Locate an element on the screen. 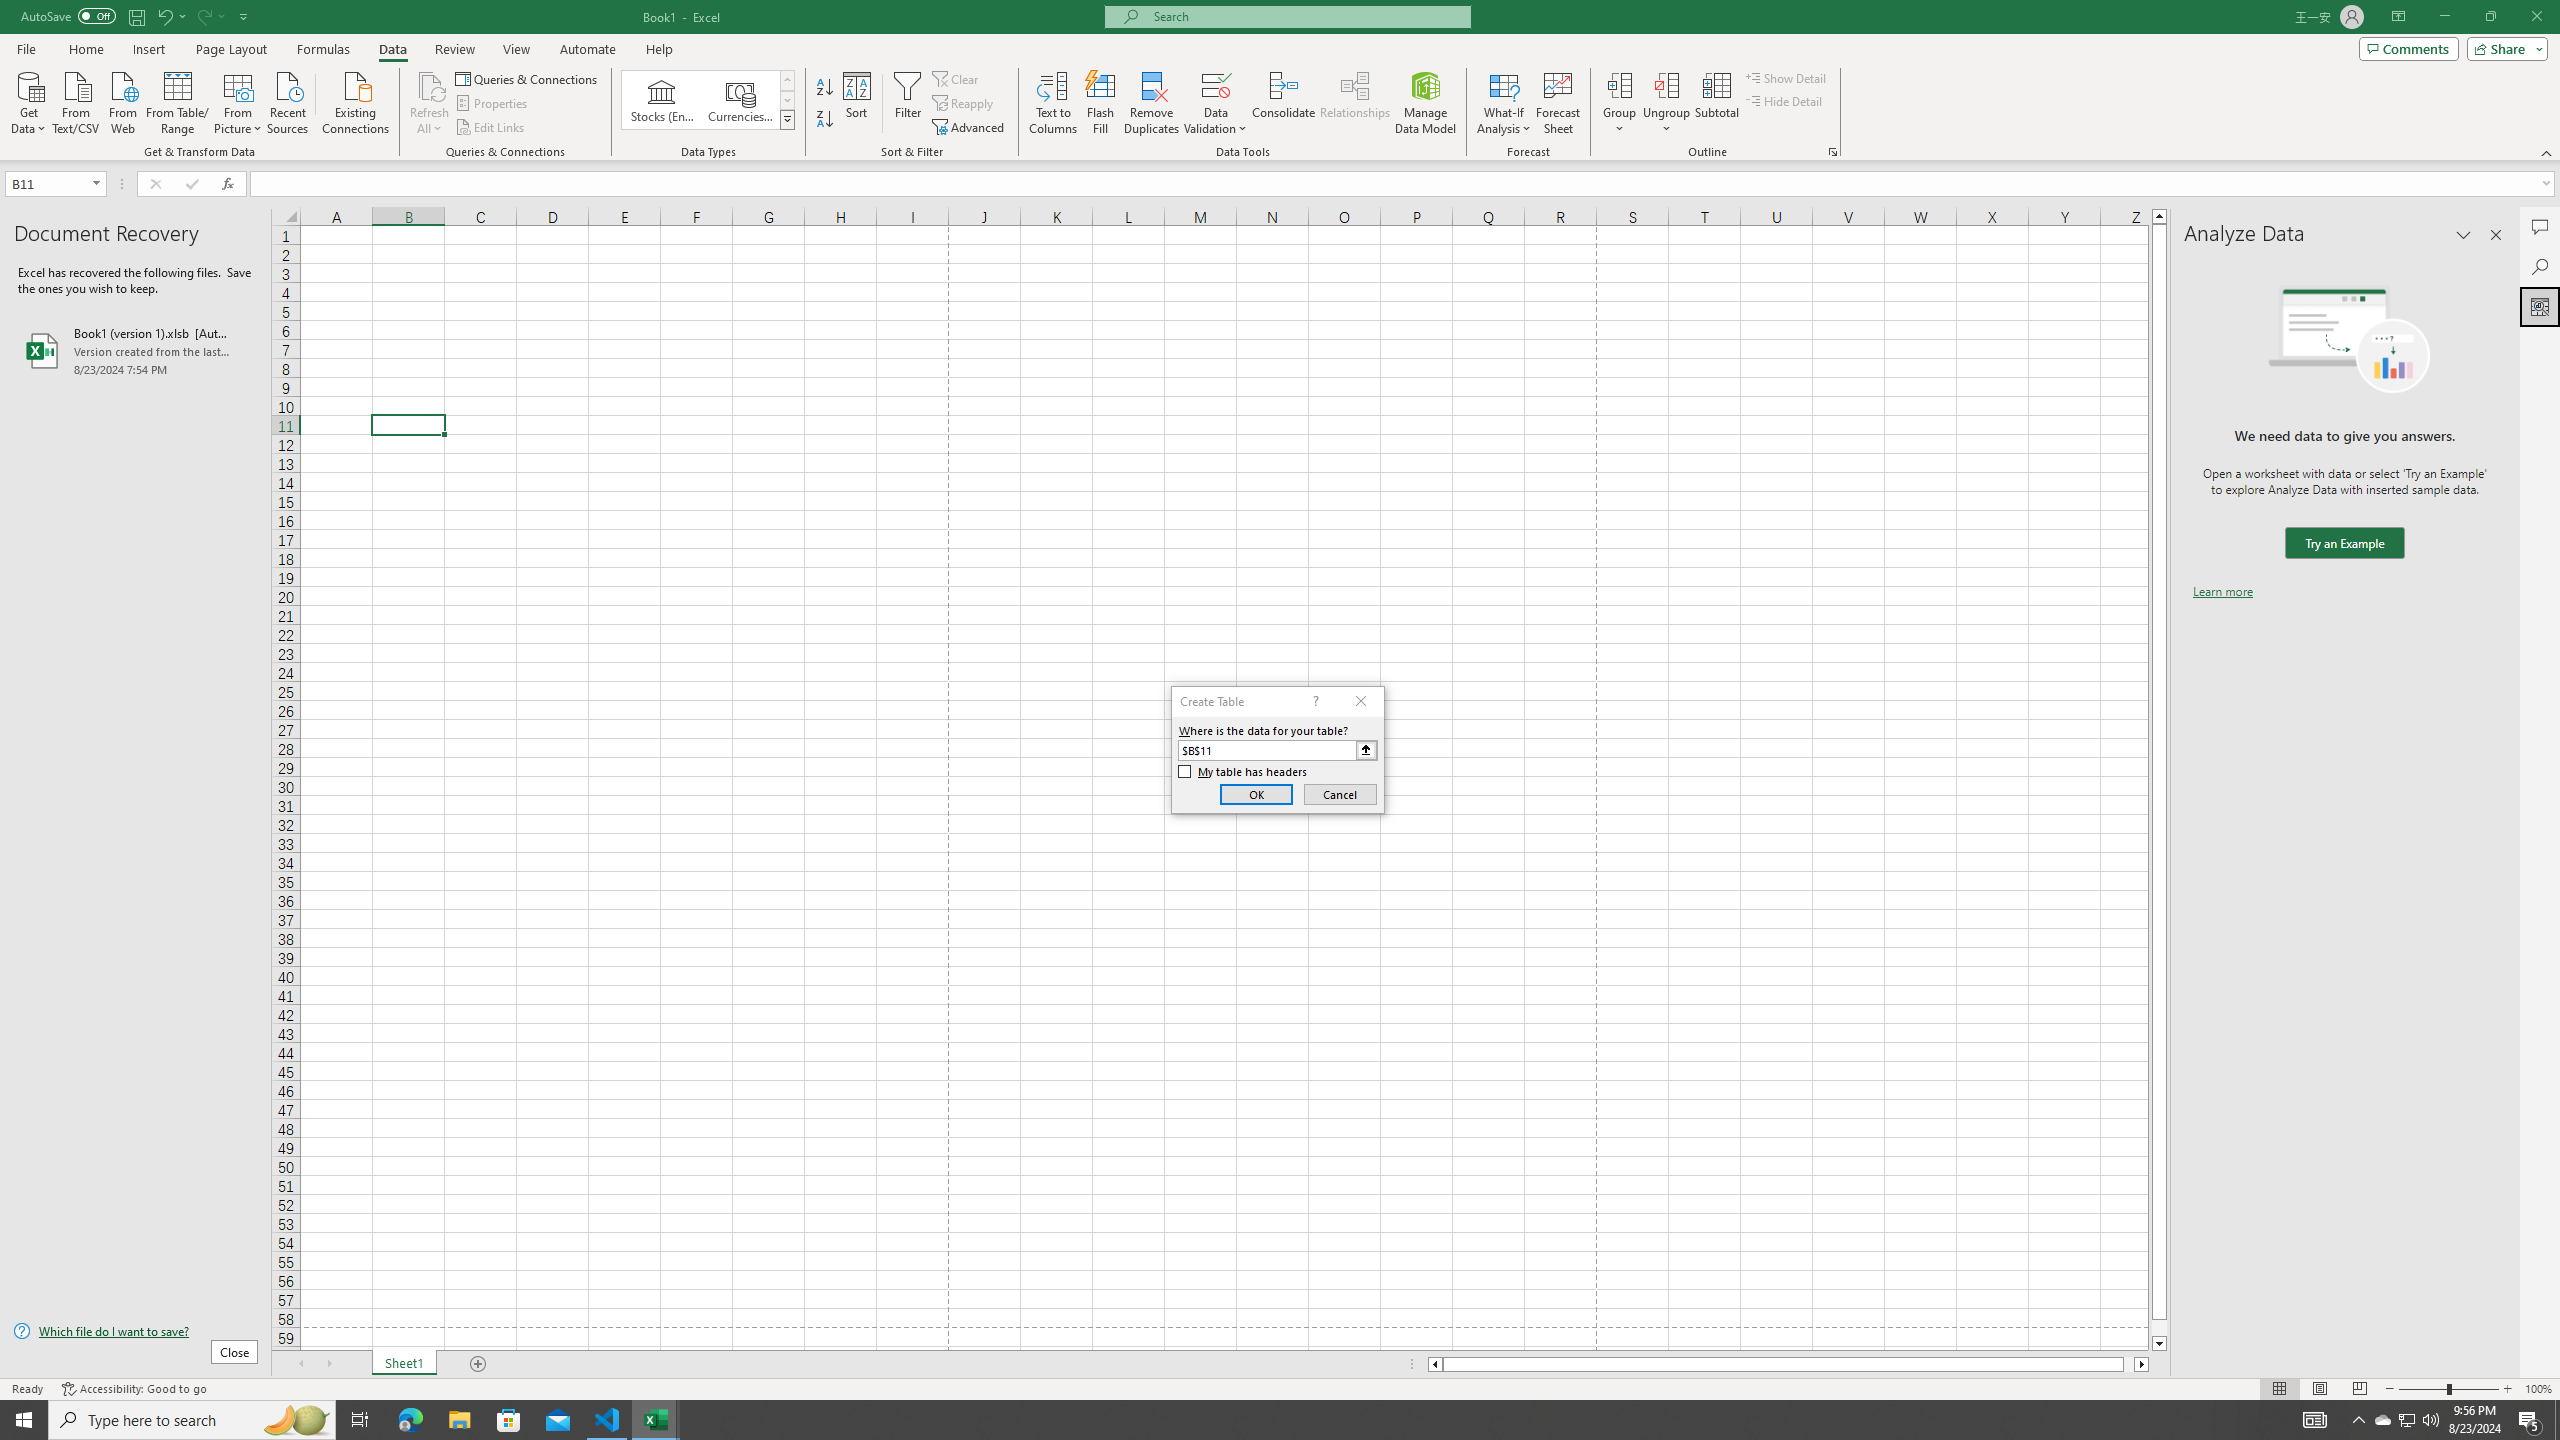  'Which file do I want to save?' is located at coordinates (134, 1332).